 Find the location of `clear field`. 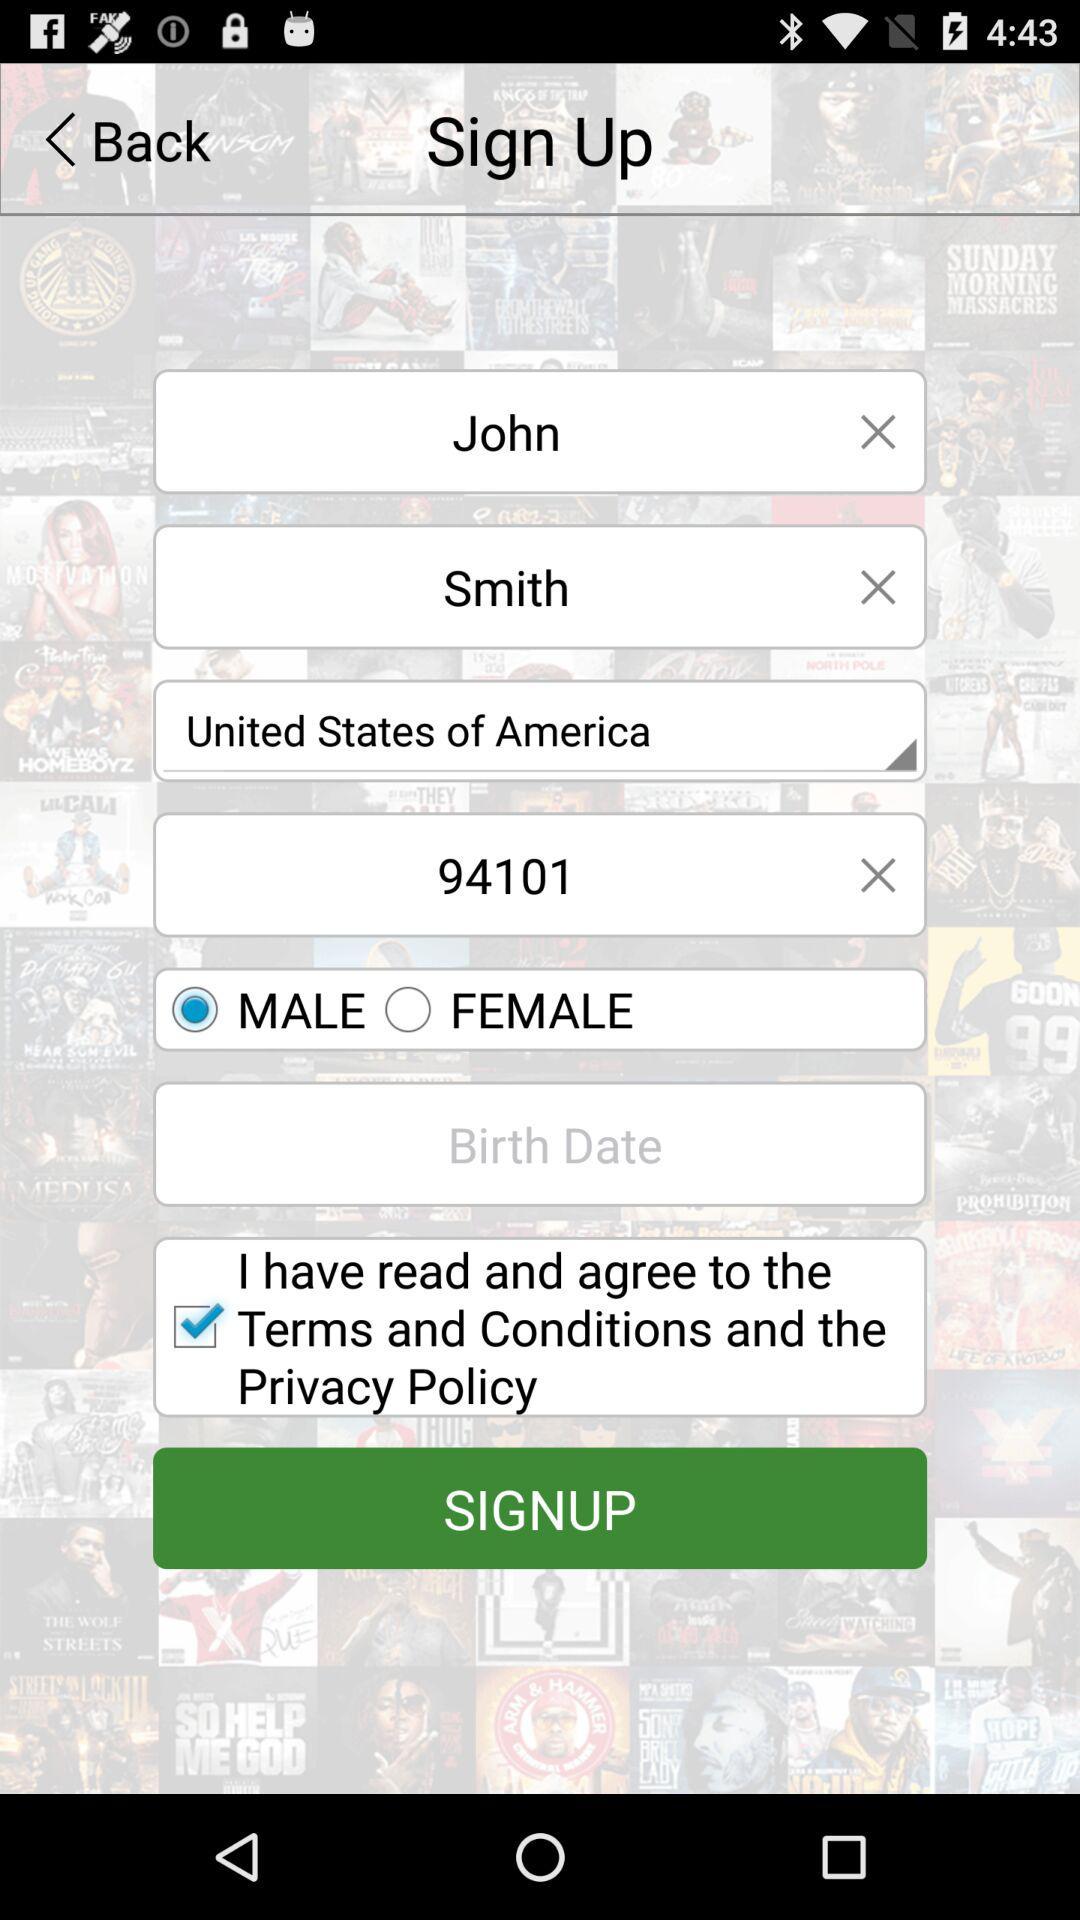

clear field is located at coordinates (877, 585).